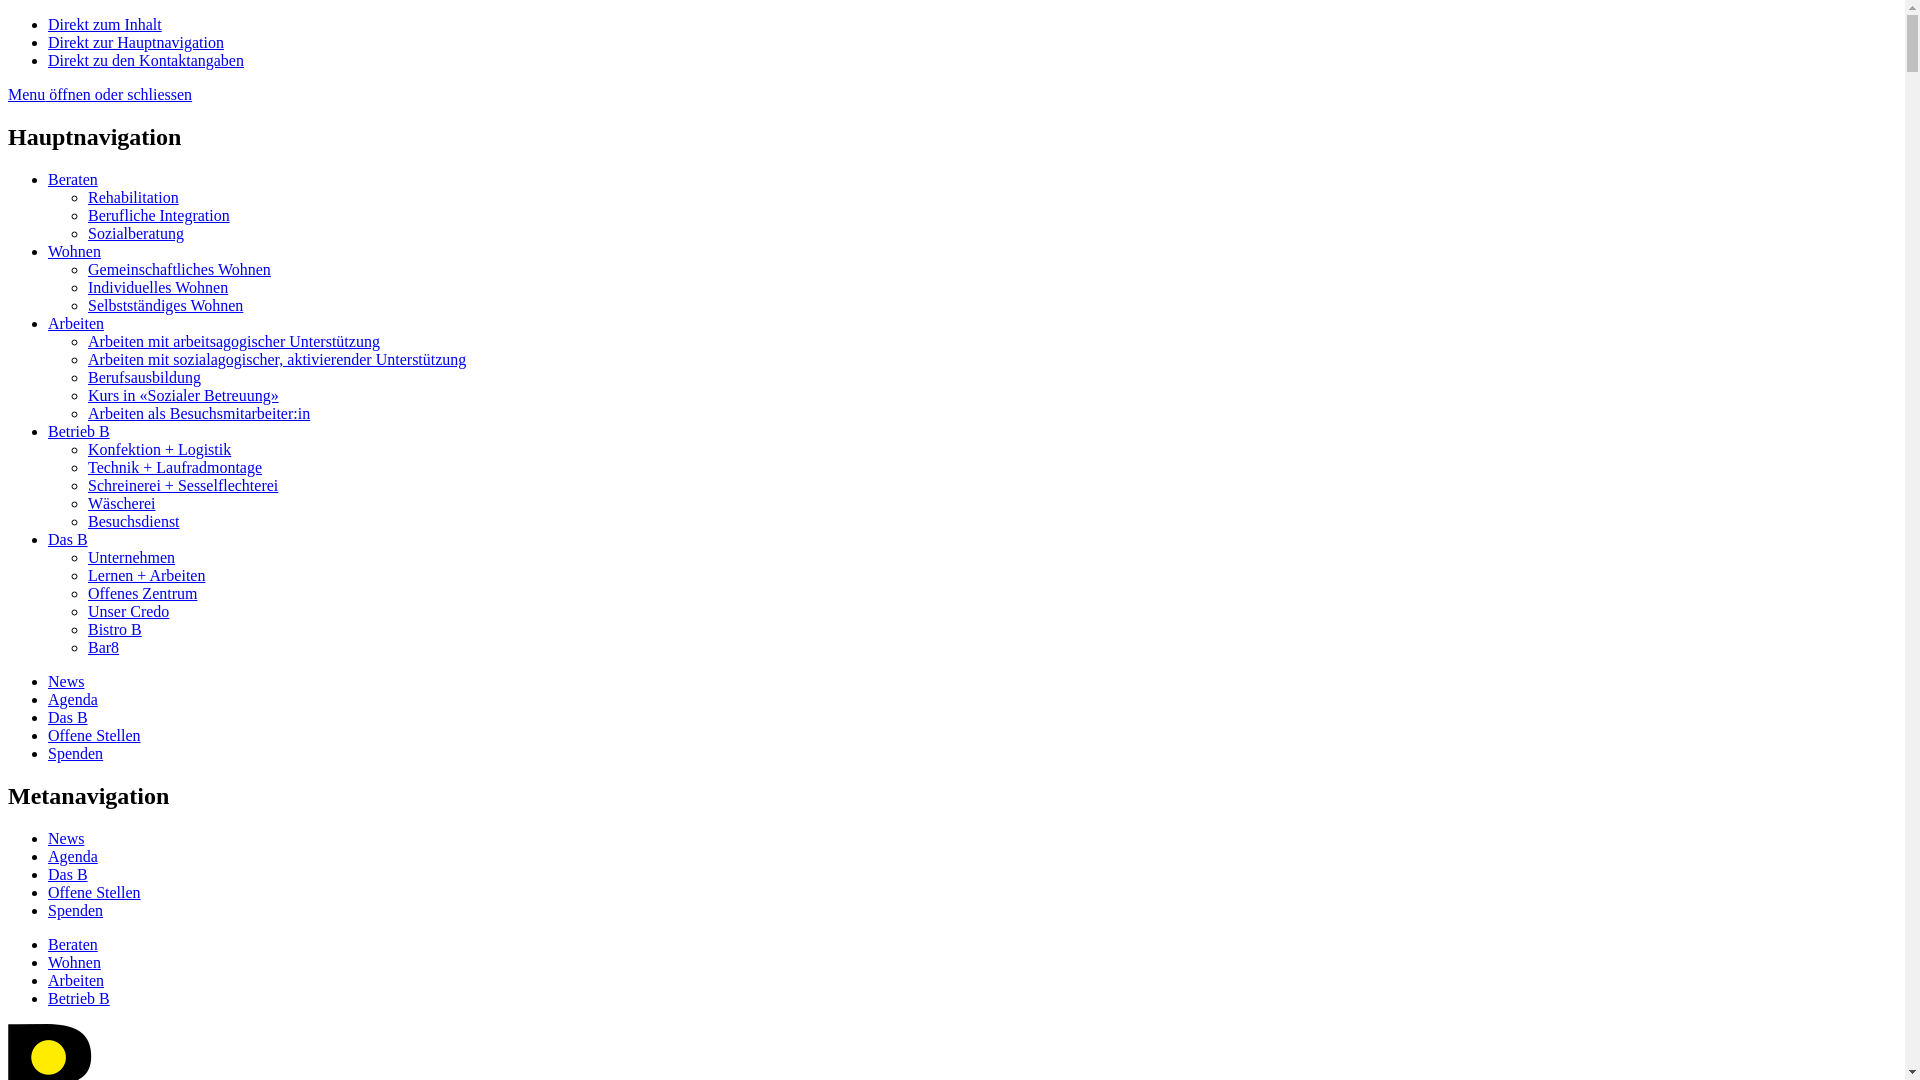 Image resolution: width=1920 pixels, height=1080 pixels. Describe the element at coordinates (182, 485) in the screenshot. I see `'Schreinerei + Sesselflechterei'` at that location.